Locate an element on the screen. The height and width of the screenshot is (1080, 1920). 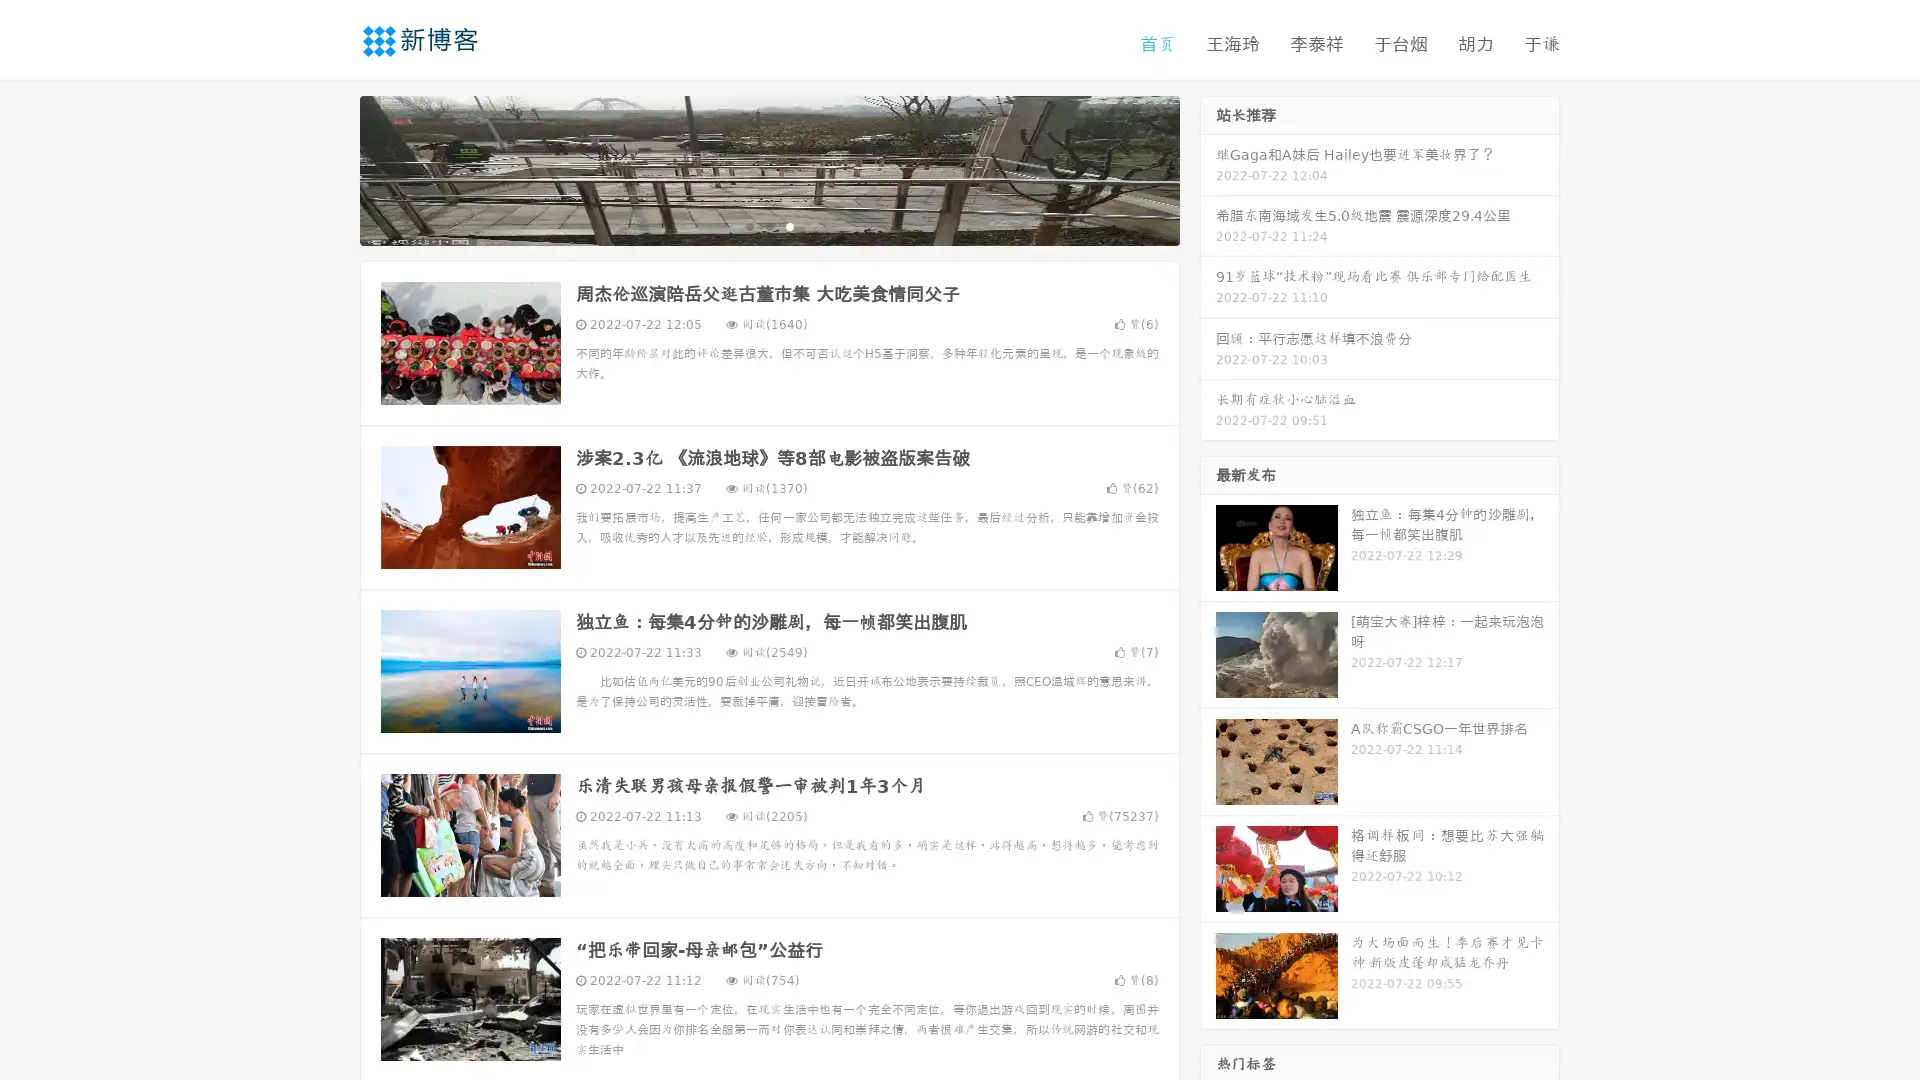
Go to slide 3 is located at coordinates (789, 225).